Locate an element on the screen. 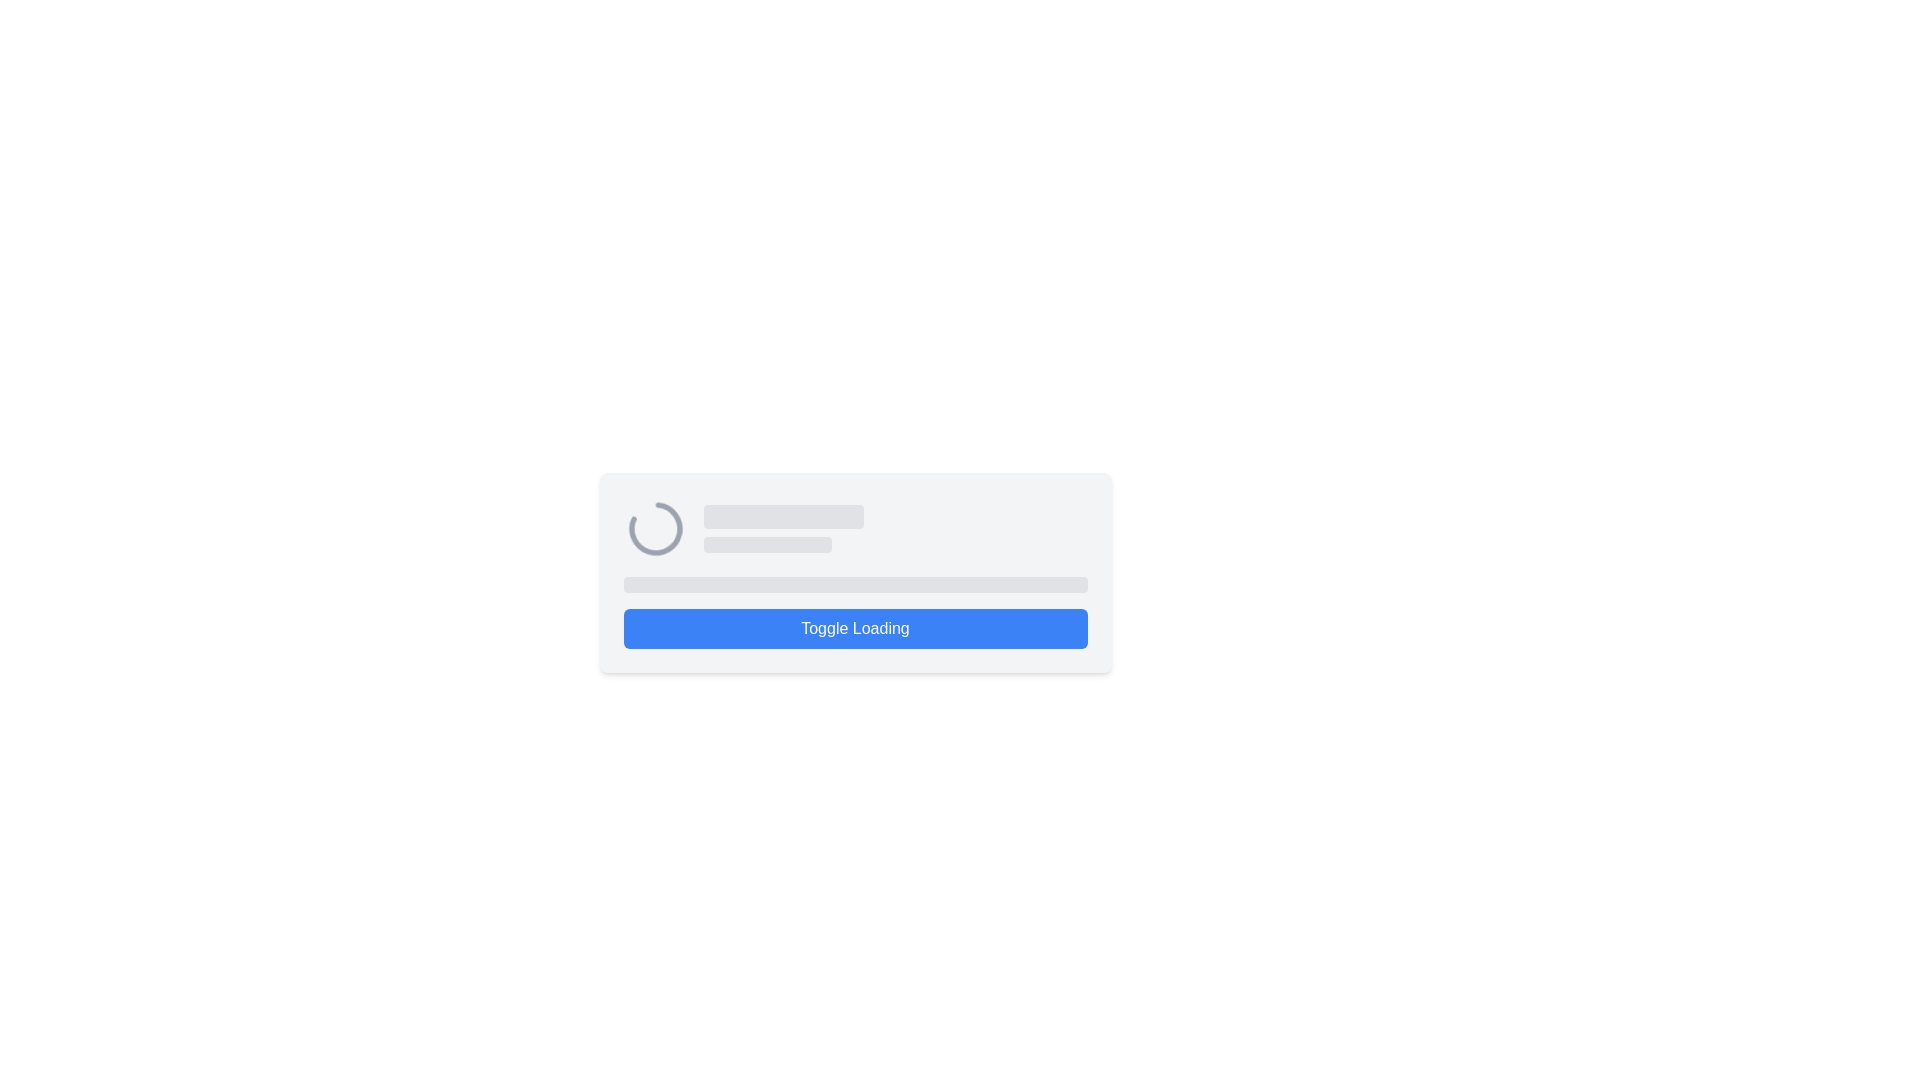 This screenshot has height=1080, width=1920. the blue button labeled 'Toggle Loading' is located at coordinates (855, 573).